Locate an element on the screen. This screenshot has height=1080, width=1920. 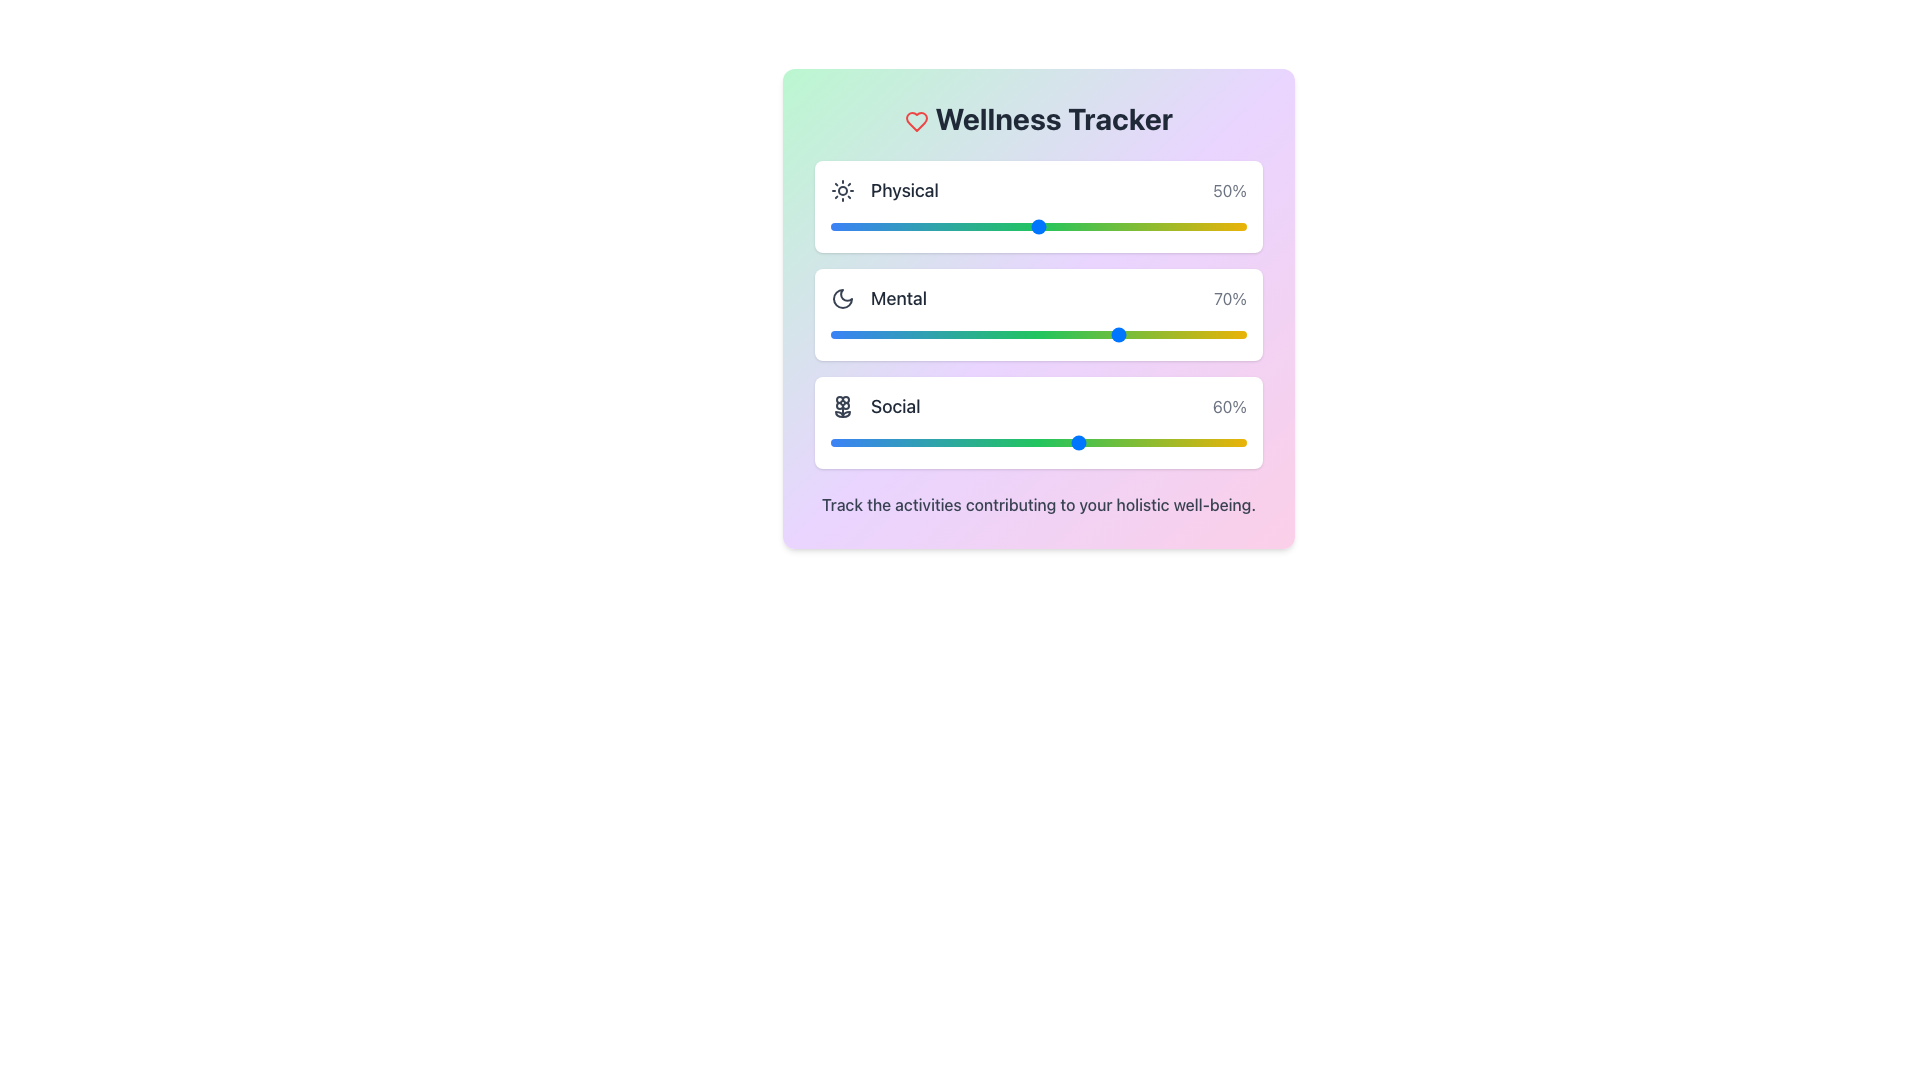
the slider is located at coordinates (1054, 334).